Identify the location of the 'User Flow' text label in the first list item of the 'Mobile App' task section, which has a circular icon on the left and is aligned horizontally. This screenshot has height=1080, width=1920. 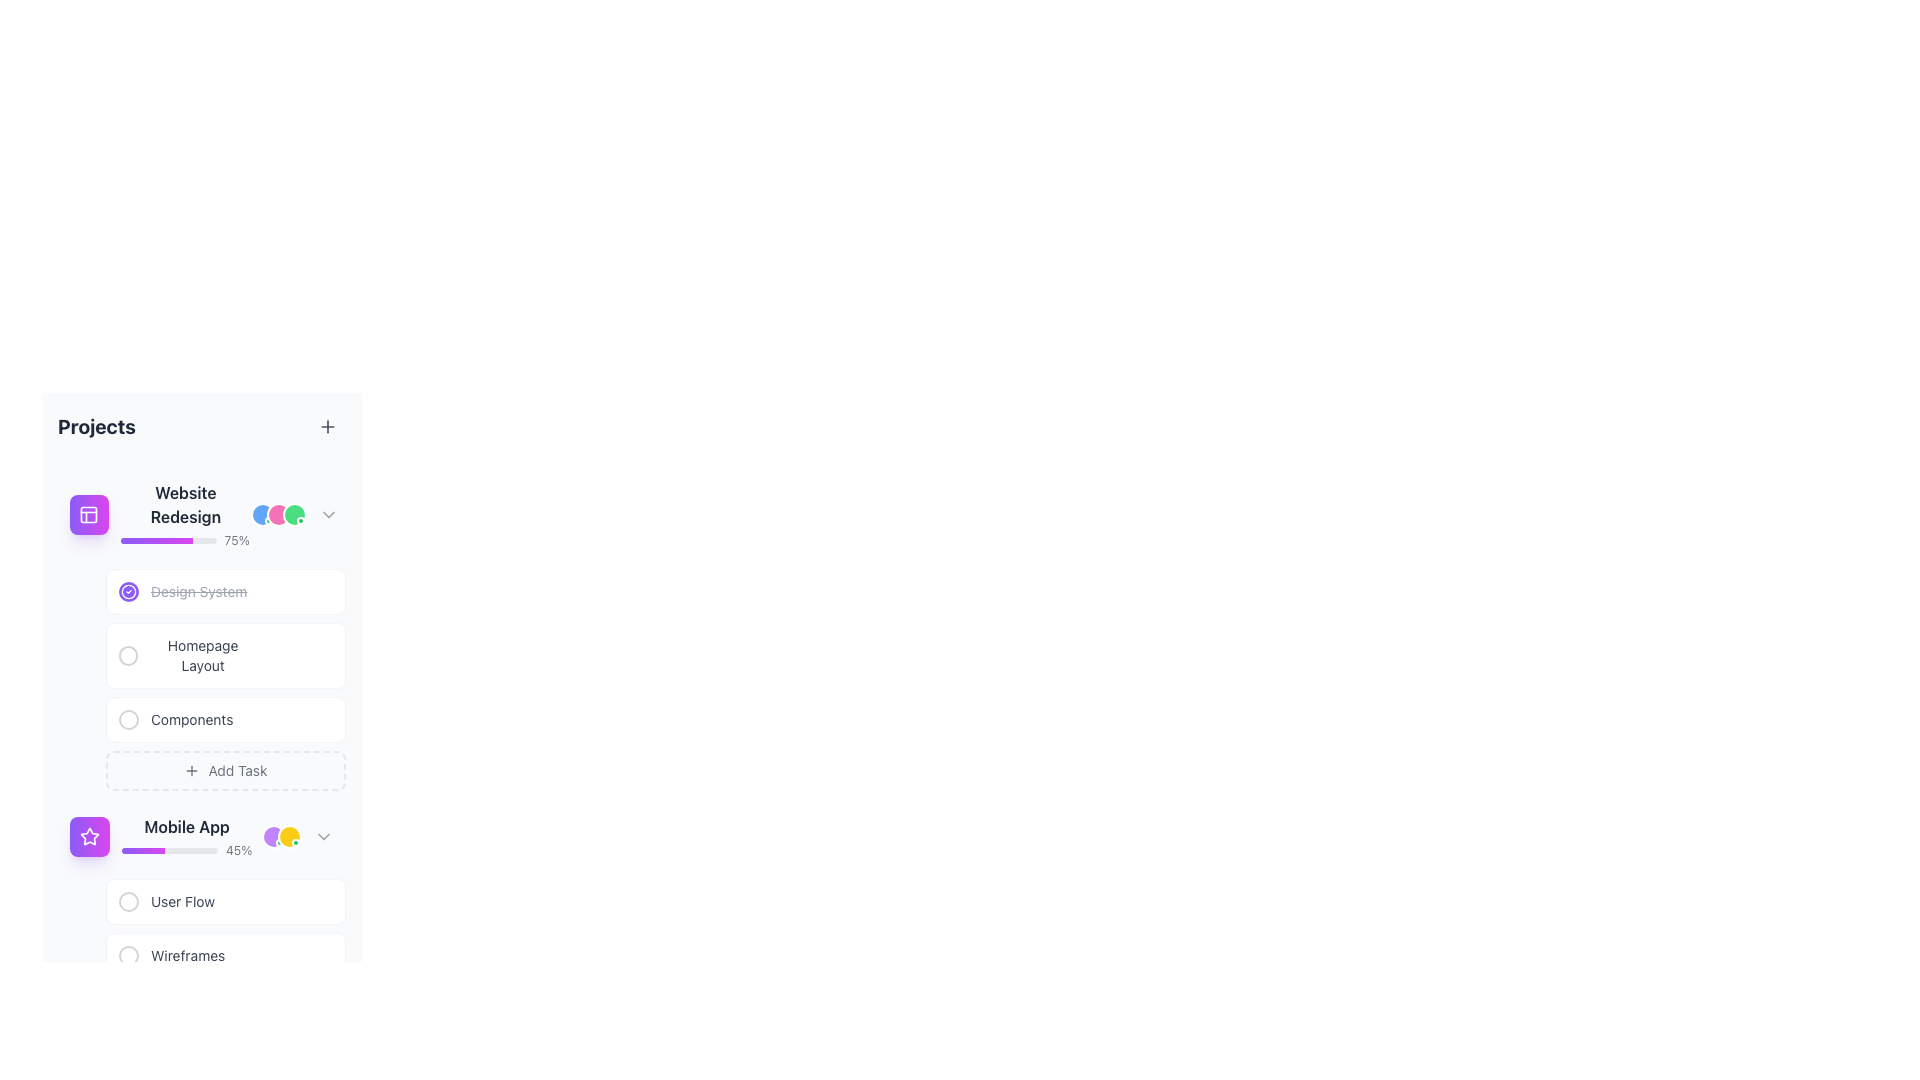
(167, 902).